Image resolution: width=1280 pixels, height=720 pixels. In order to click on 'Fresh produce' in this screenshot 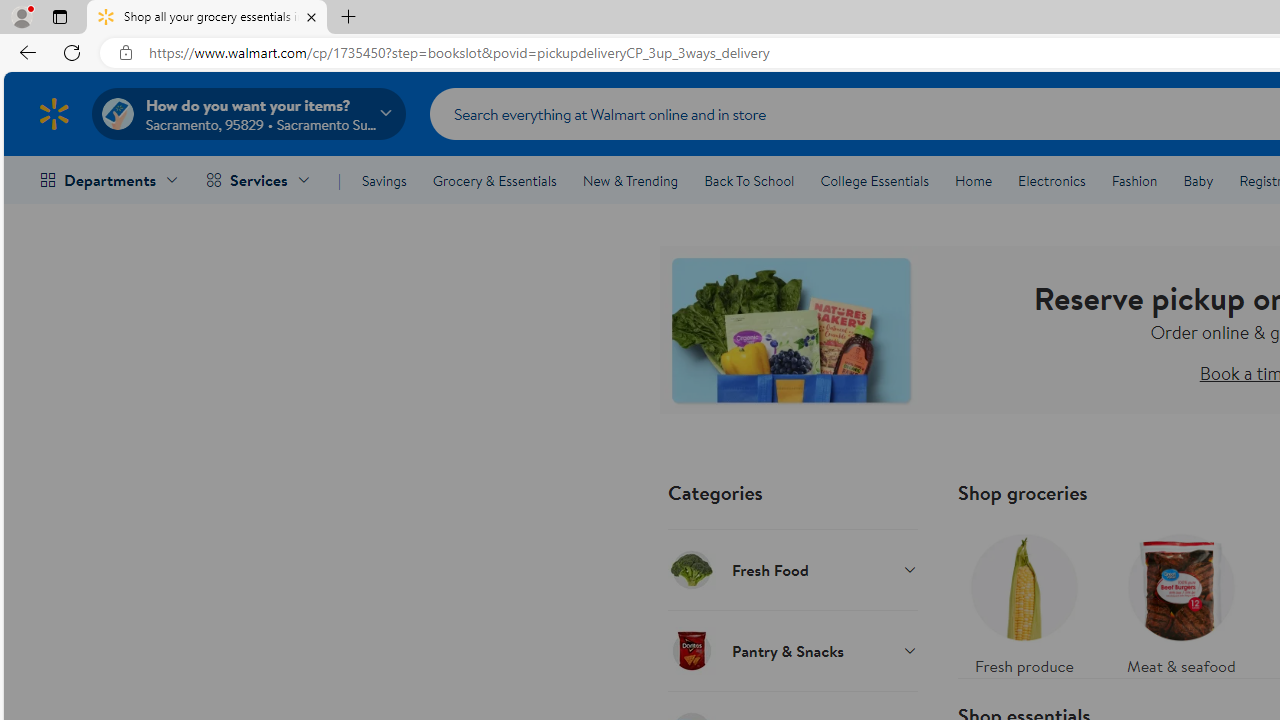, I will do `click(1024, 598)`.